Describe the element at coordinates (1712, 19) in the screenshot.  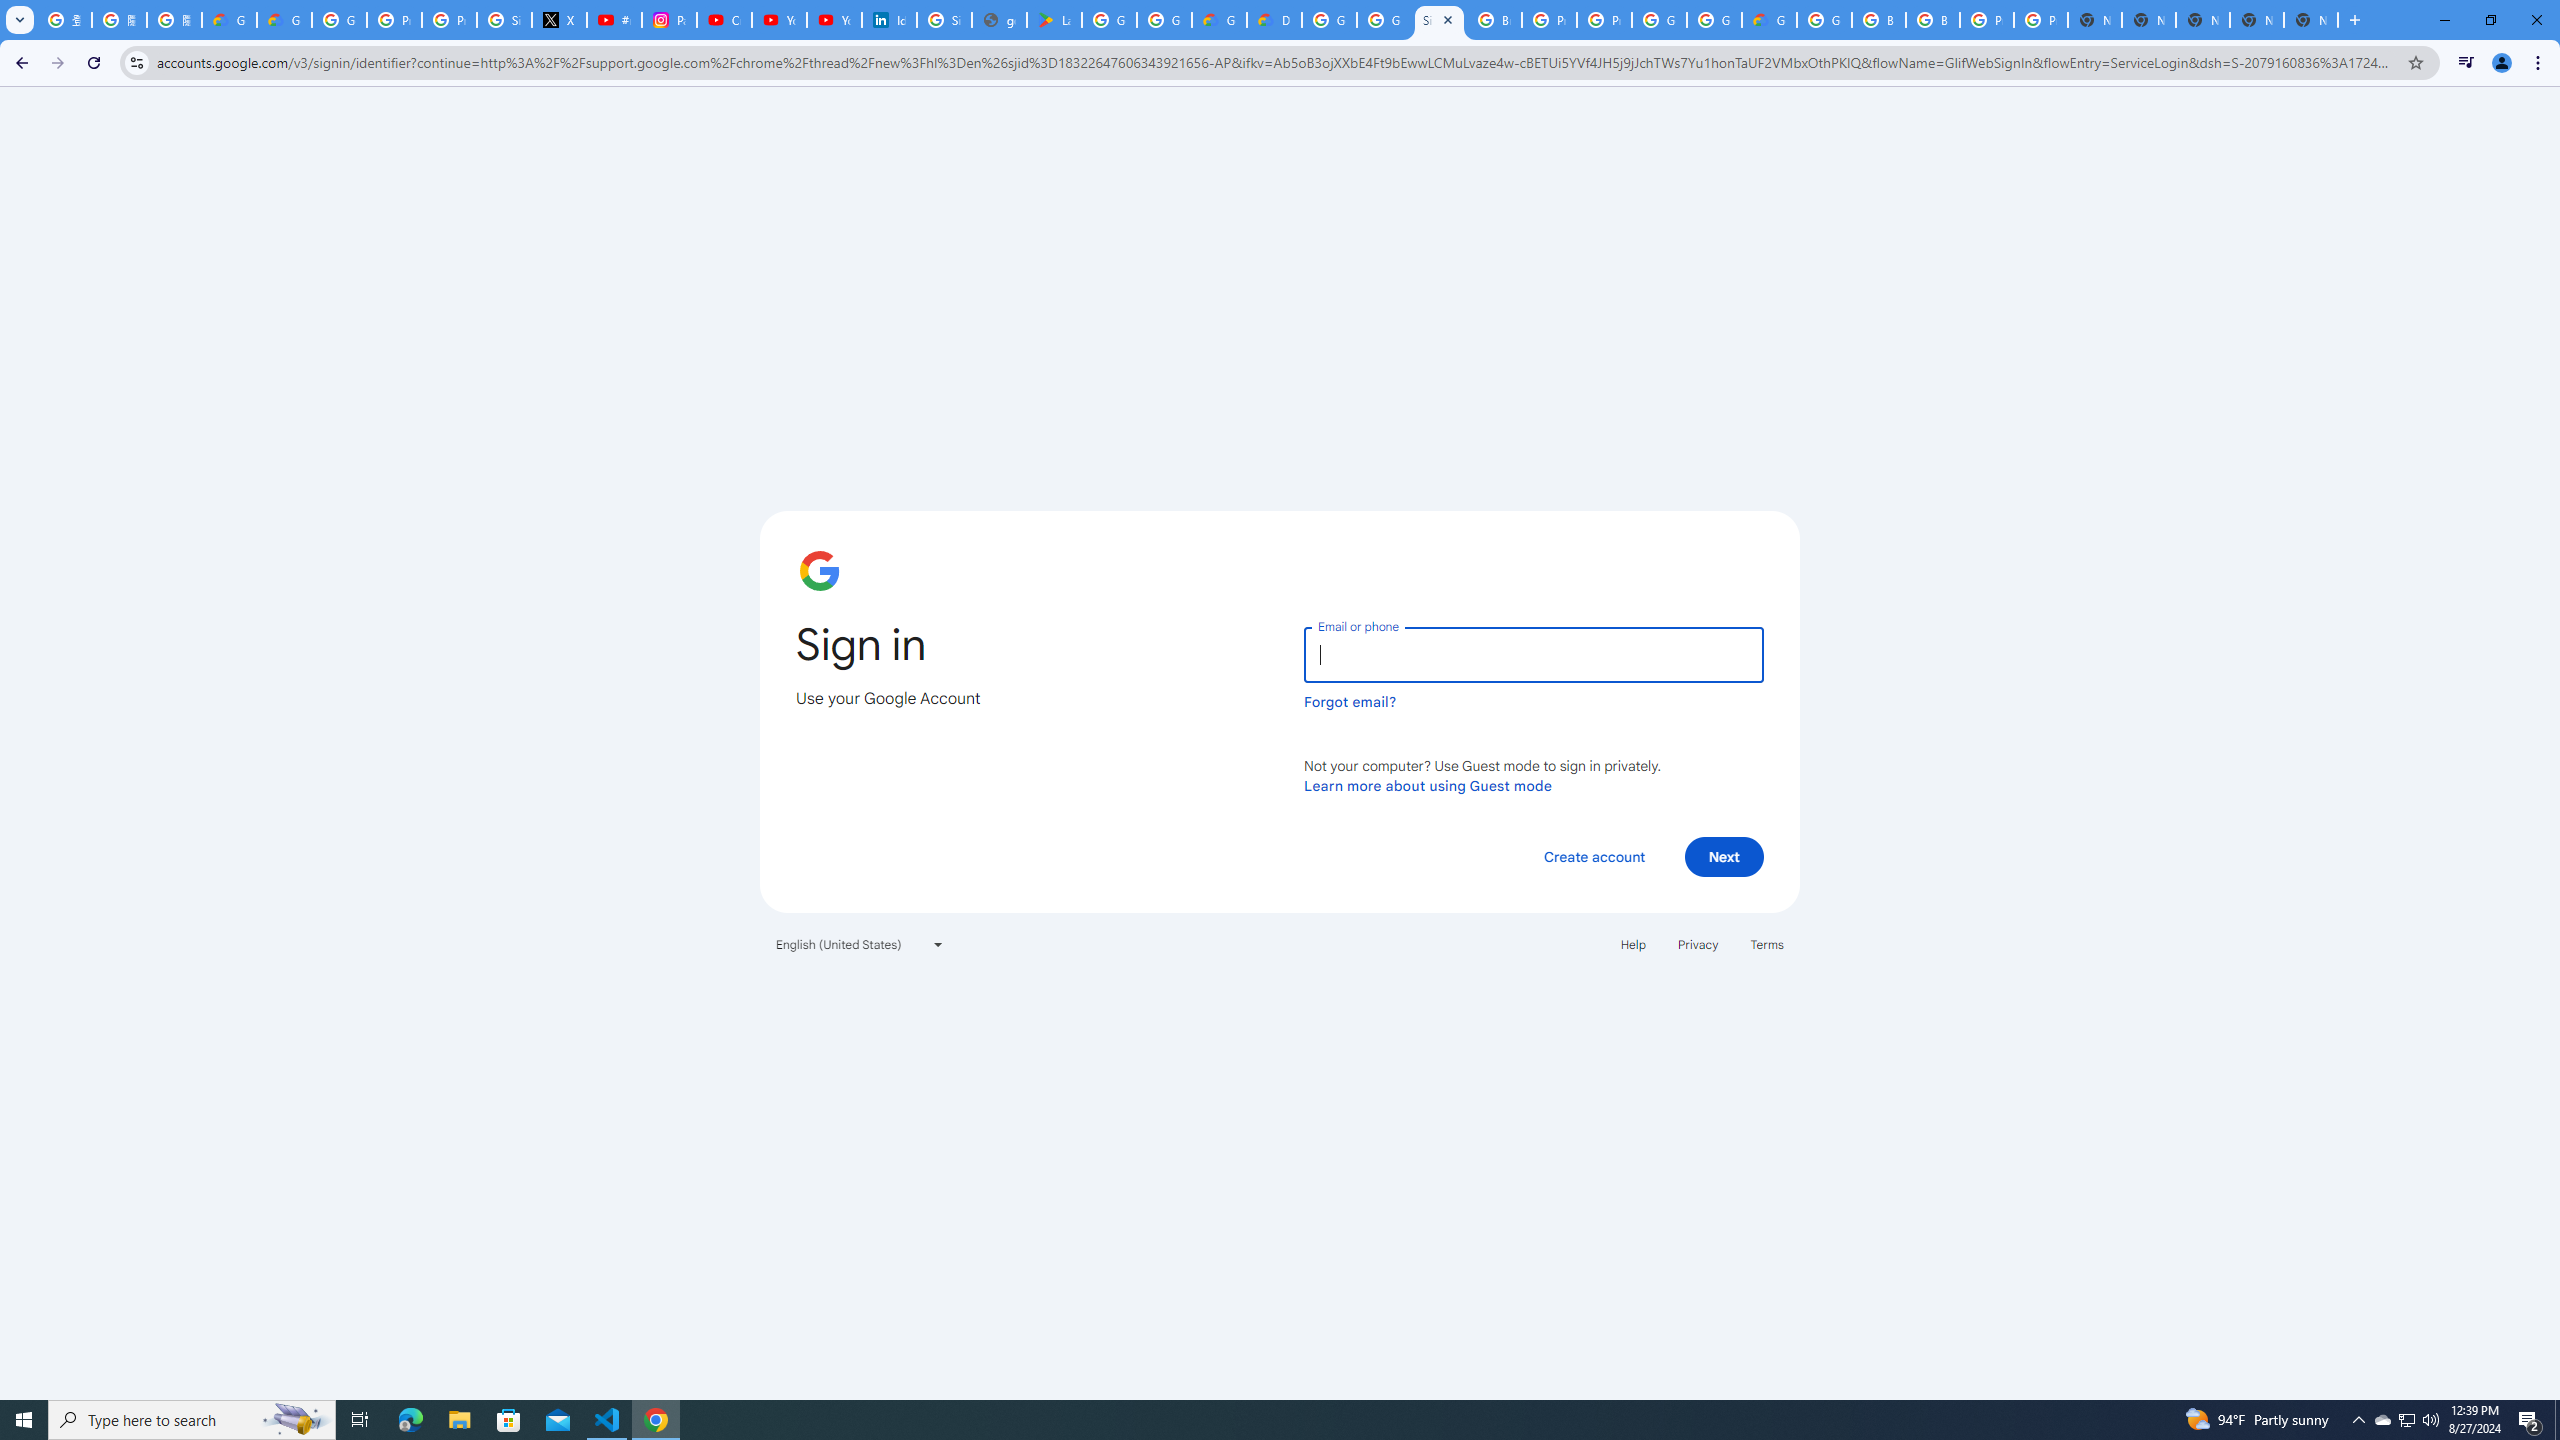
I see `'Google Cloud Platform'` at that location.